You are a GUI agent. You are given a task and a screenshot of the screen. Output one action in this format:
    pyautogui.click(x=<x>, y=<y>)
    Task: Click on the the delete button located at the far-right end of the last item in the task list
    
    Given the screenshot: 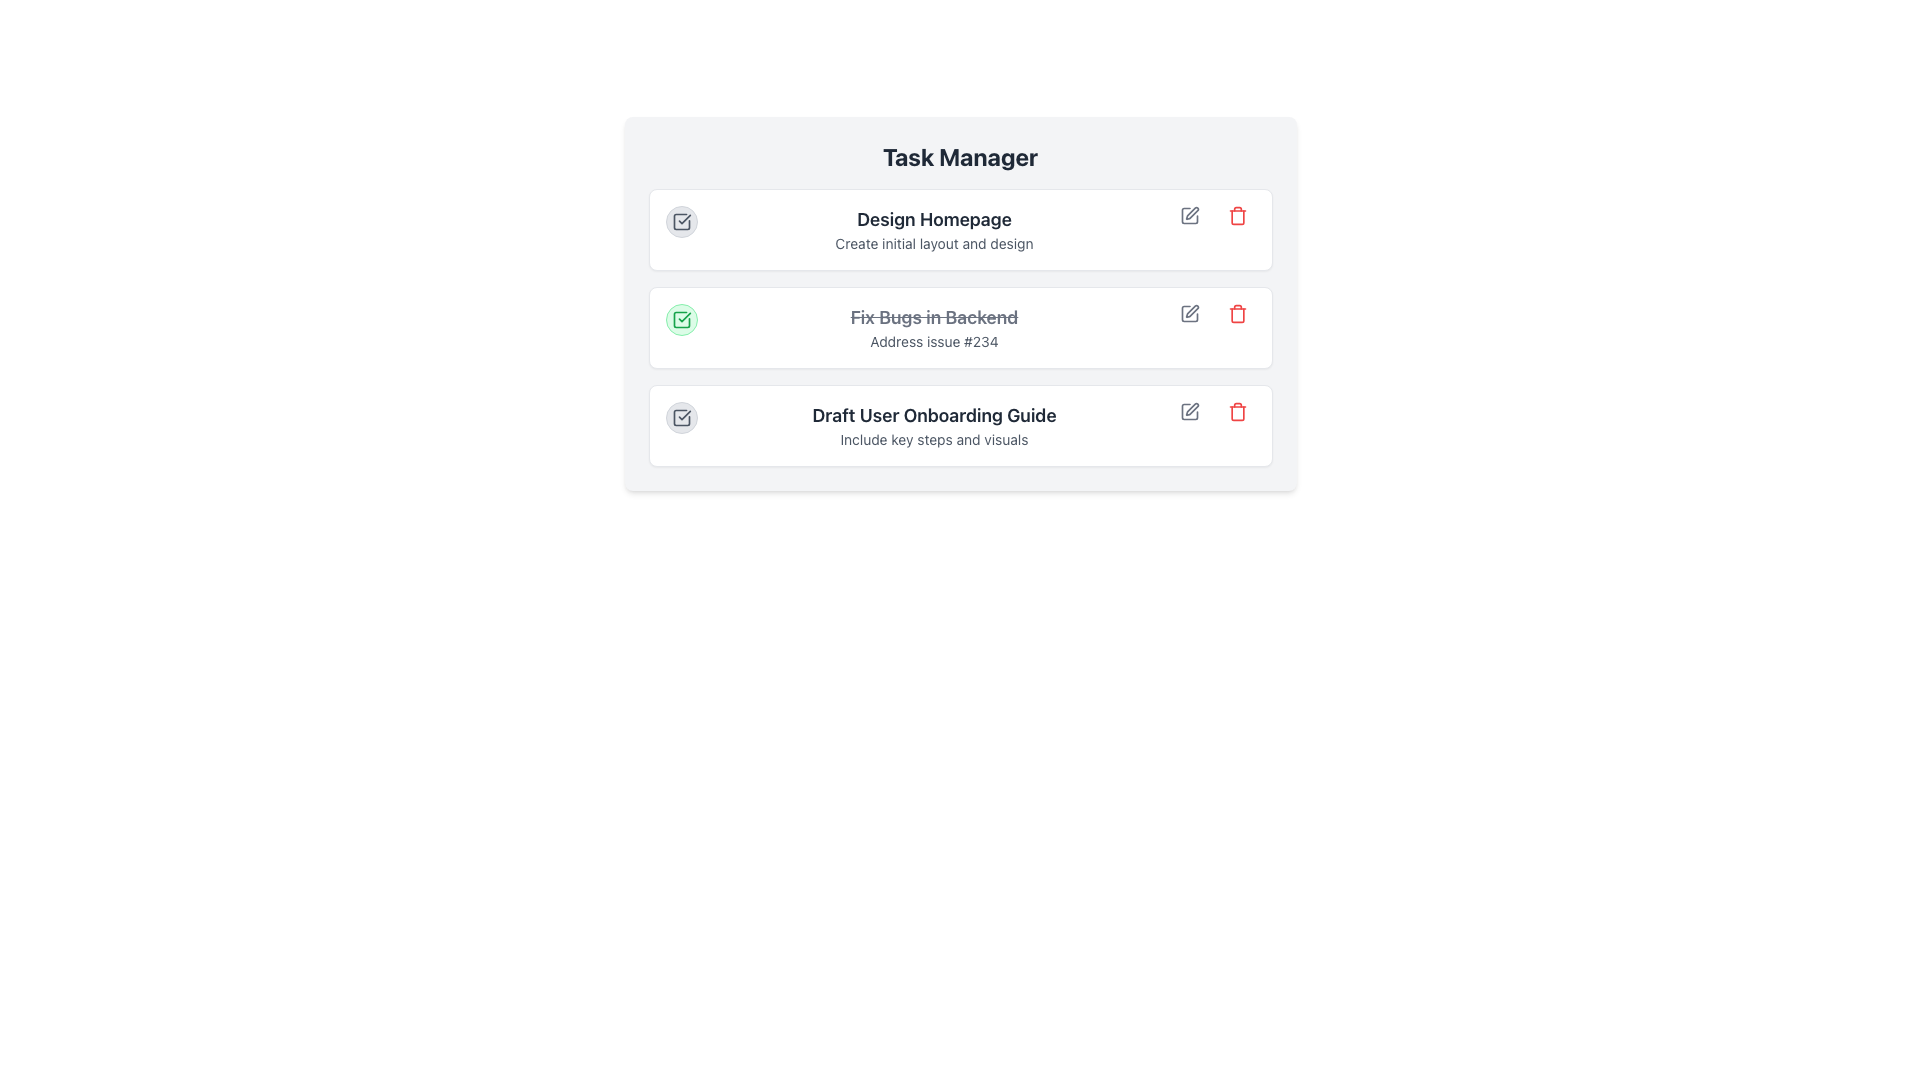 What is the action you would take?
    pyautogui.click(x=1236, y=411)
    